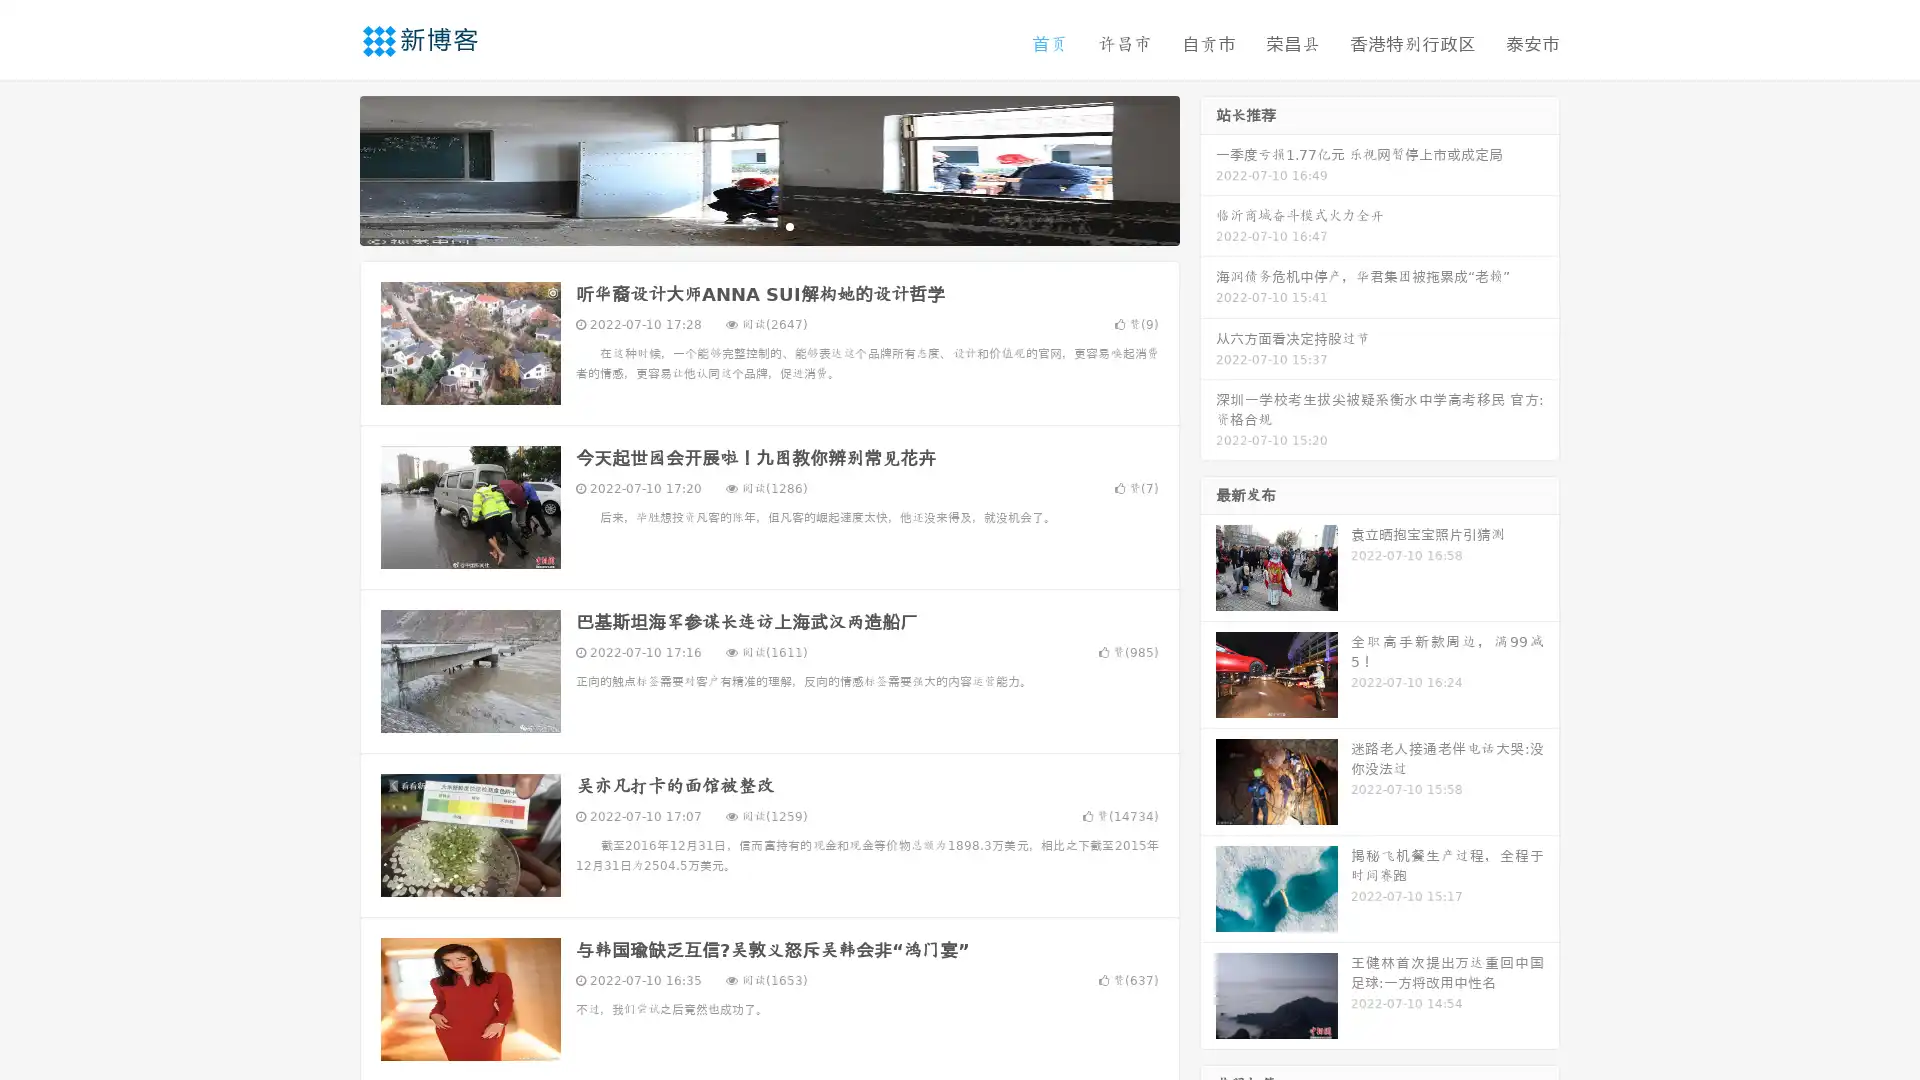 The image size is (1920, 1080). I want to click on Next slide, so click(1208, 168).